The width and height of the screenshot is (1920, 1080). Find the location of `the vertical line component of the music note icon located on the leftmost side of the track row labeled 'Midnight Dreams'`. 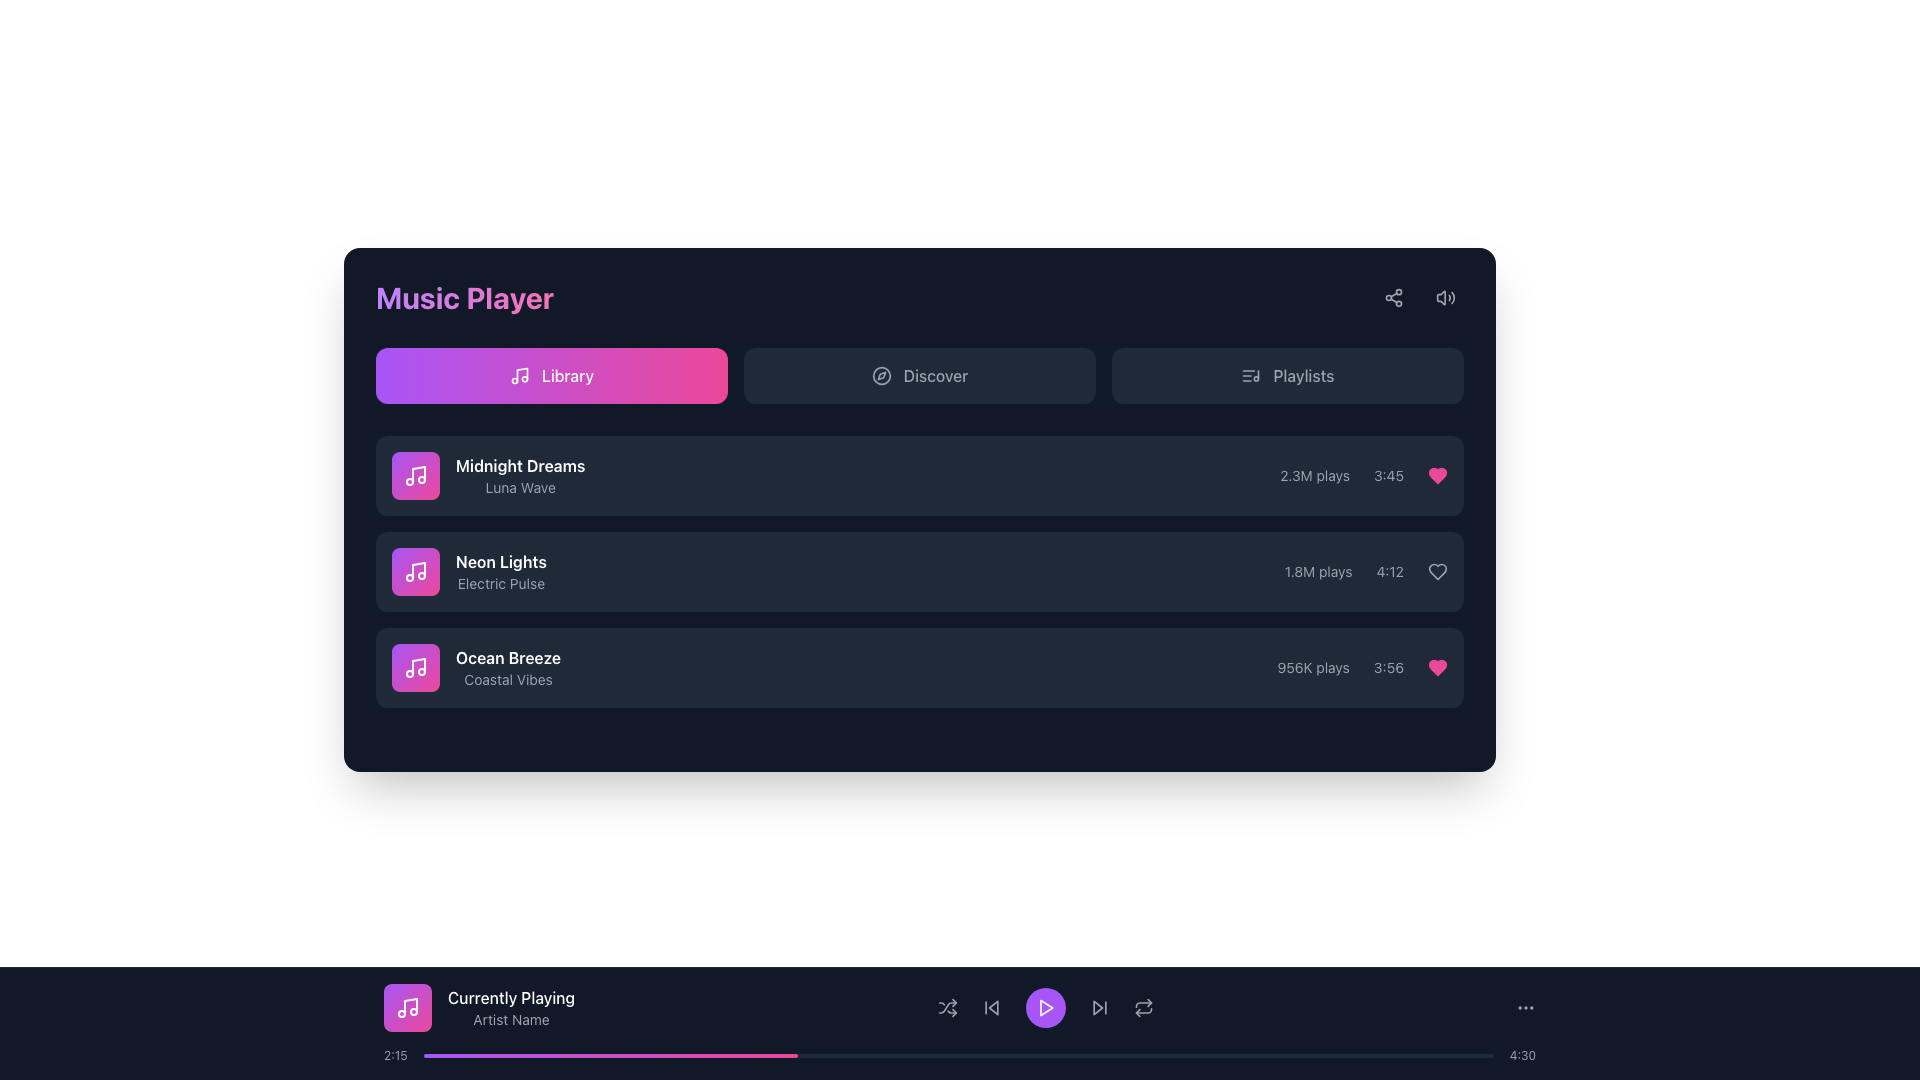

the vertical line component of the music note icon located on the leftmost side of the track row labeled 'Midnight Dreams' is located at coordinates (417, 474).